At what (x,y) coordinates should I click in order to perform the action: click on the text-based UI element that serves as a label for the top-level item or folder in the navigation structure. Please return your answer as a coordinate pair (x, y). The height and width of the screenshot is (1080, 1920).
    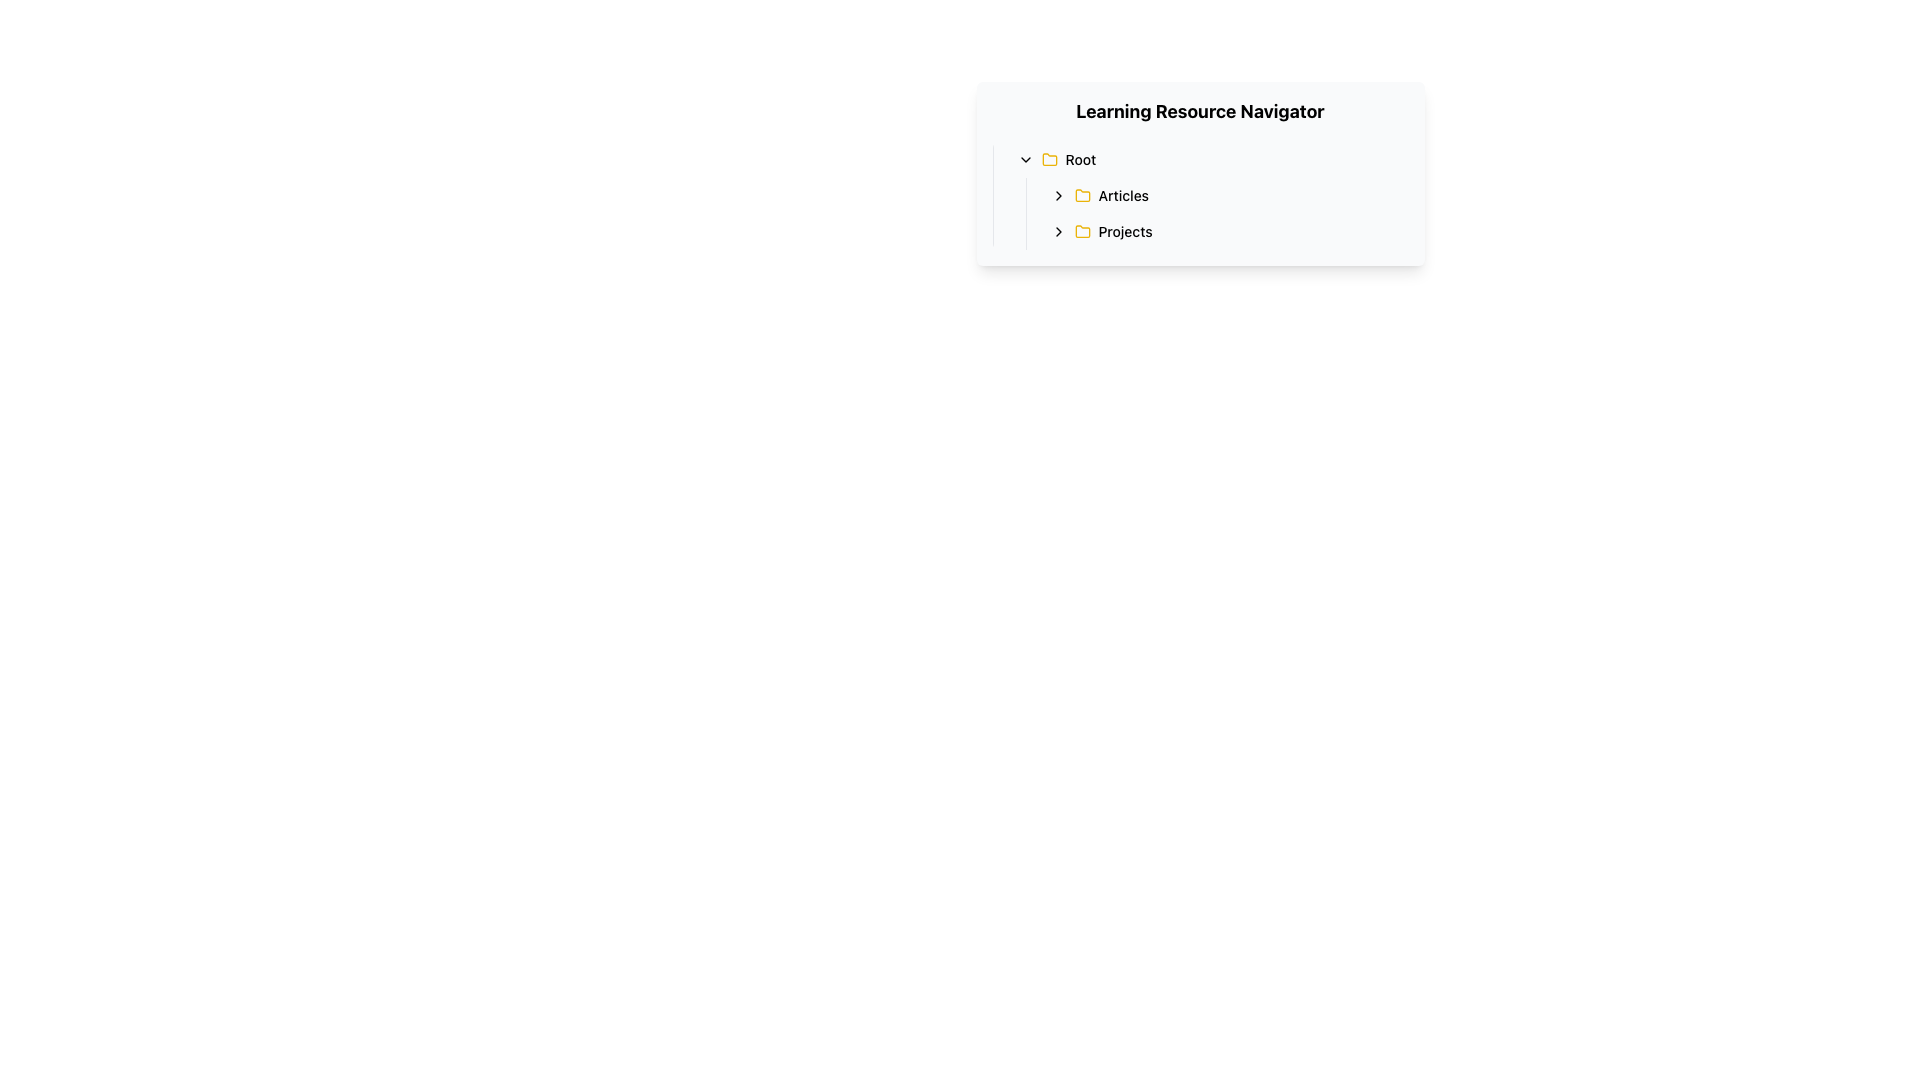
    Looking at the image, I should click on (1079, 158).